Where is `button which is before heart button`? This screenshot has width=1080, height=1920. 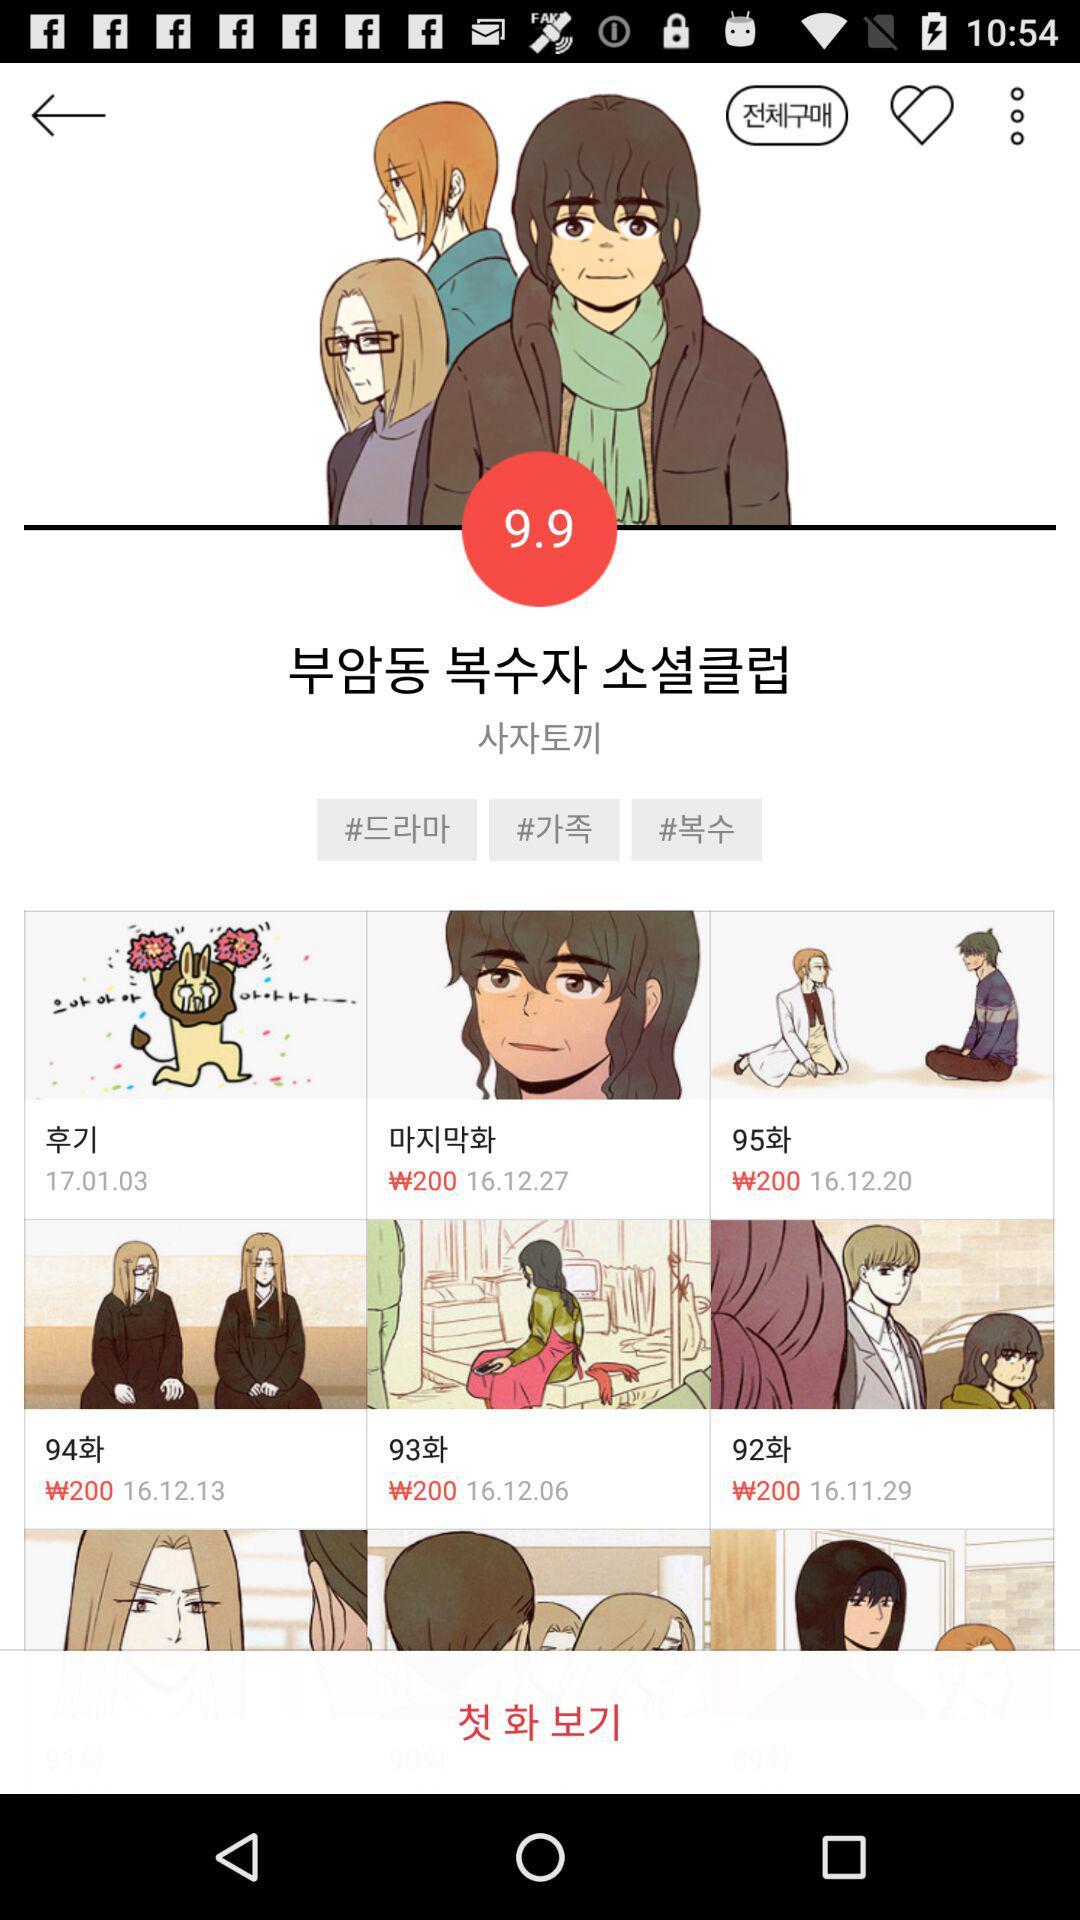 button which is before heart button is located at coordinates (785, 114).